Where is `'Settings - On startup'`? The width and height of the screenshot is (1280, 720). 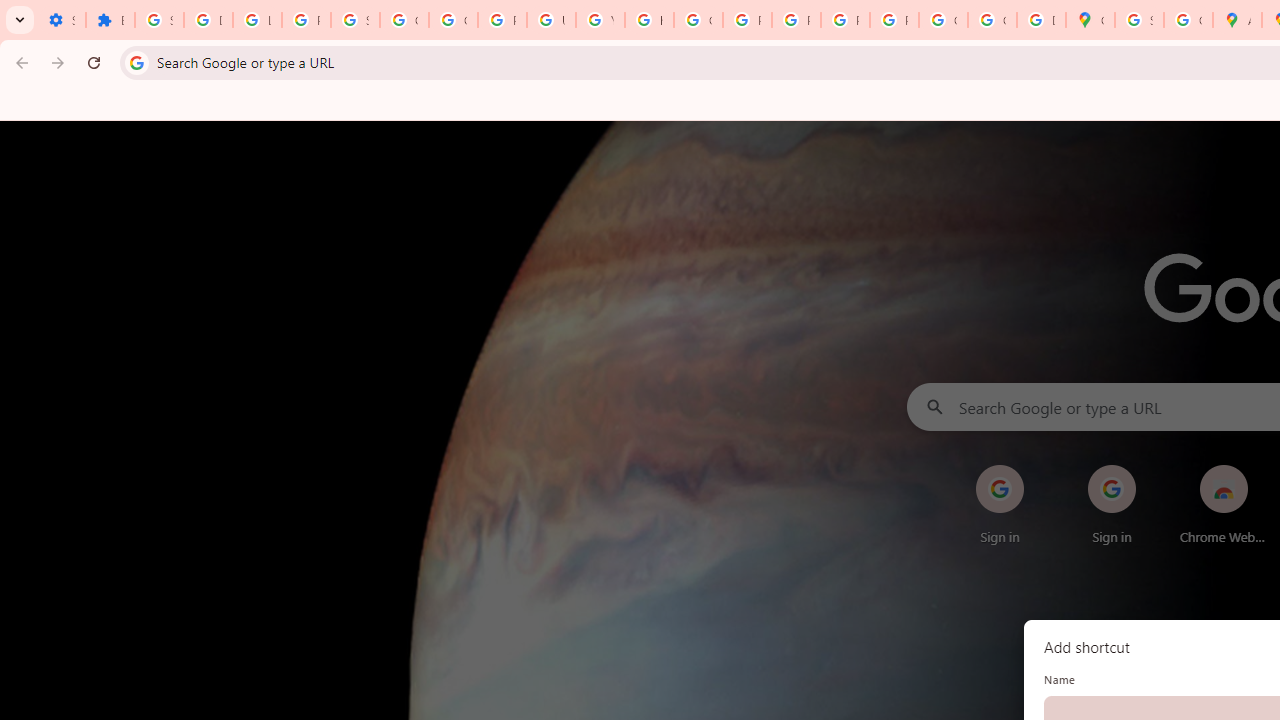 'Settings - On startup' is located at coordinates (61, 20).